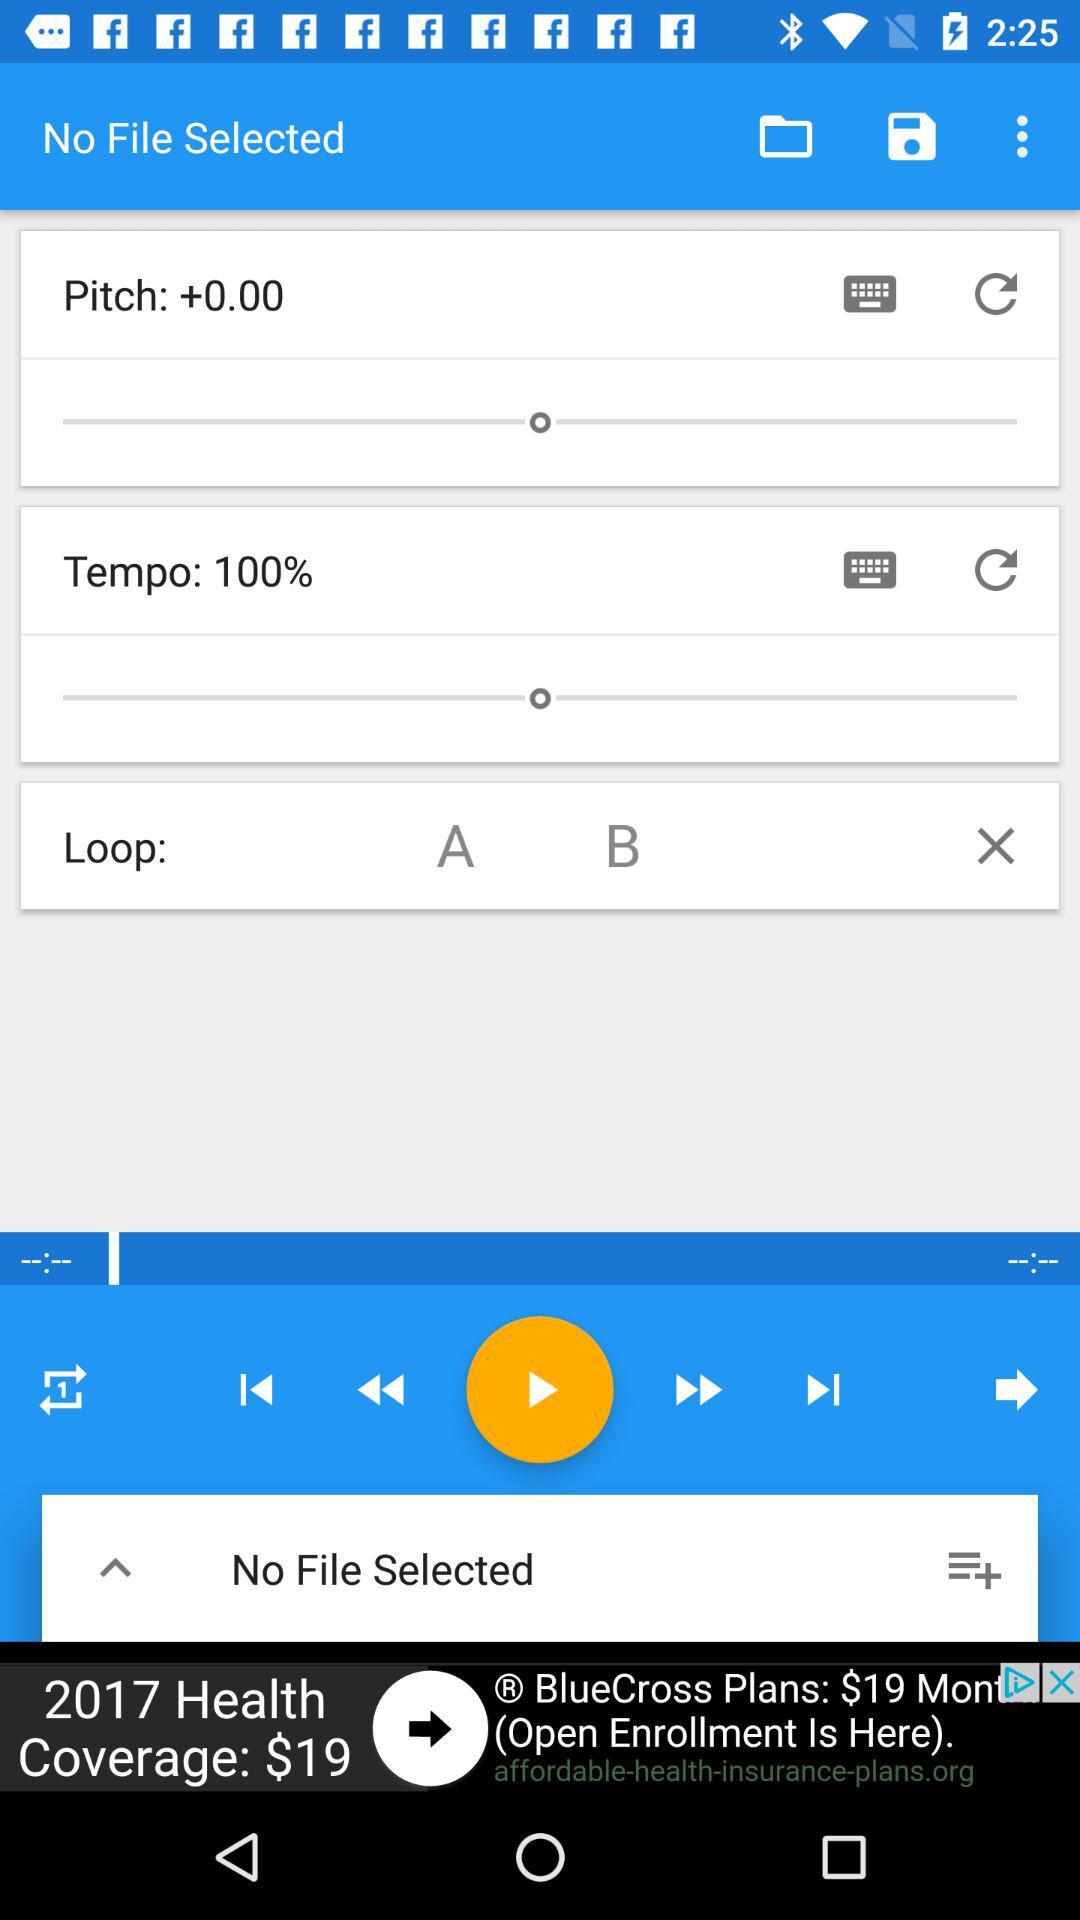 Image resolution: width=1080 pixels, height=1920 pixels. I want to click on the skip_next icon, so click(823, 1388).